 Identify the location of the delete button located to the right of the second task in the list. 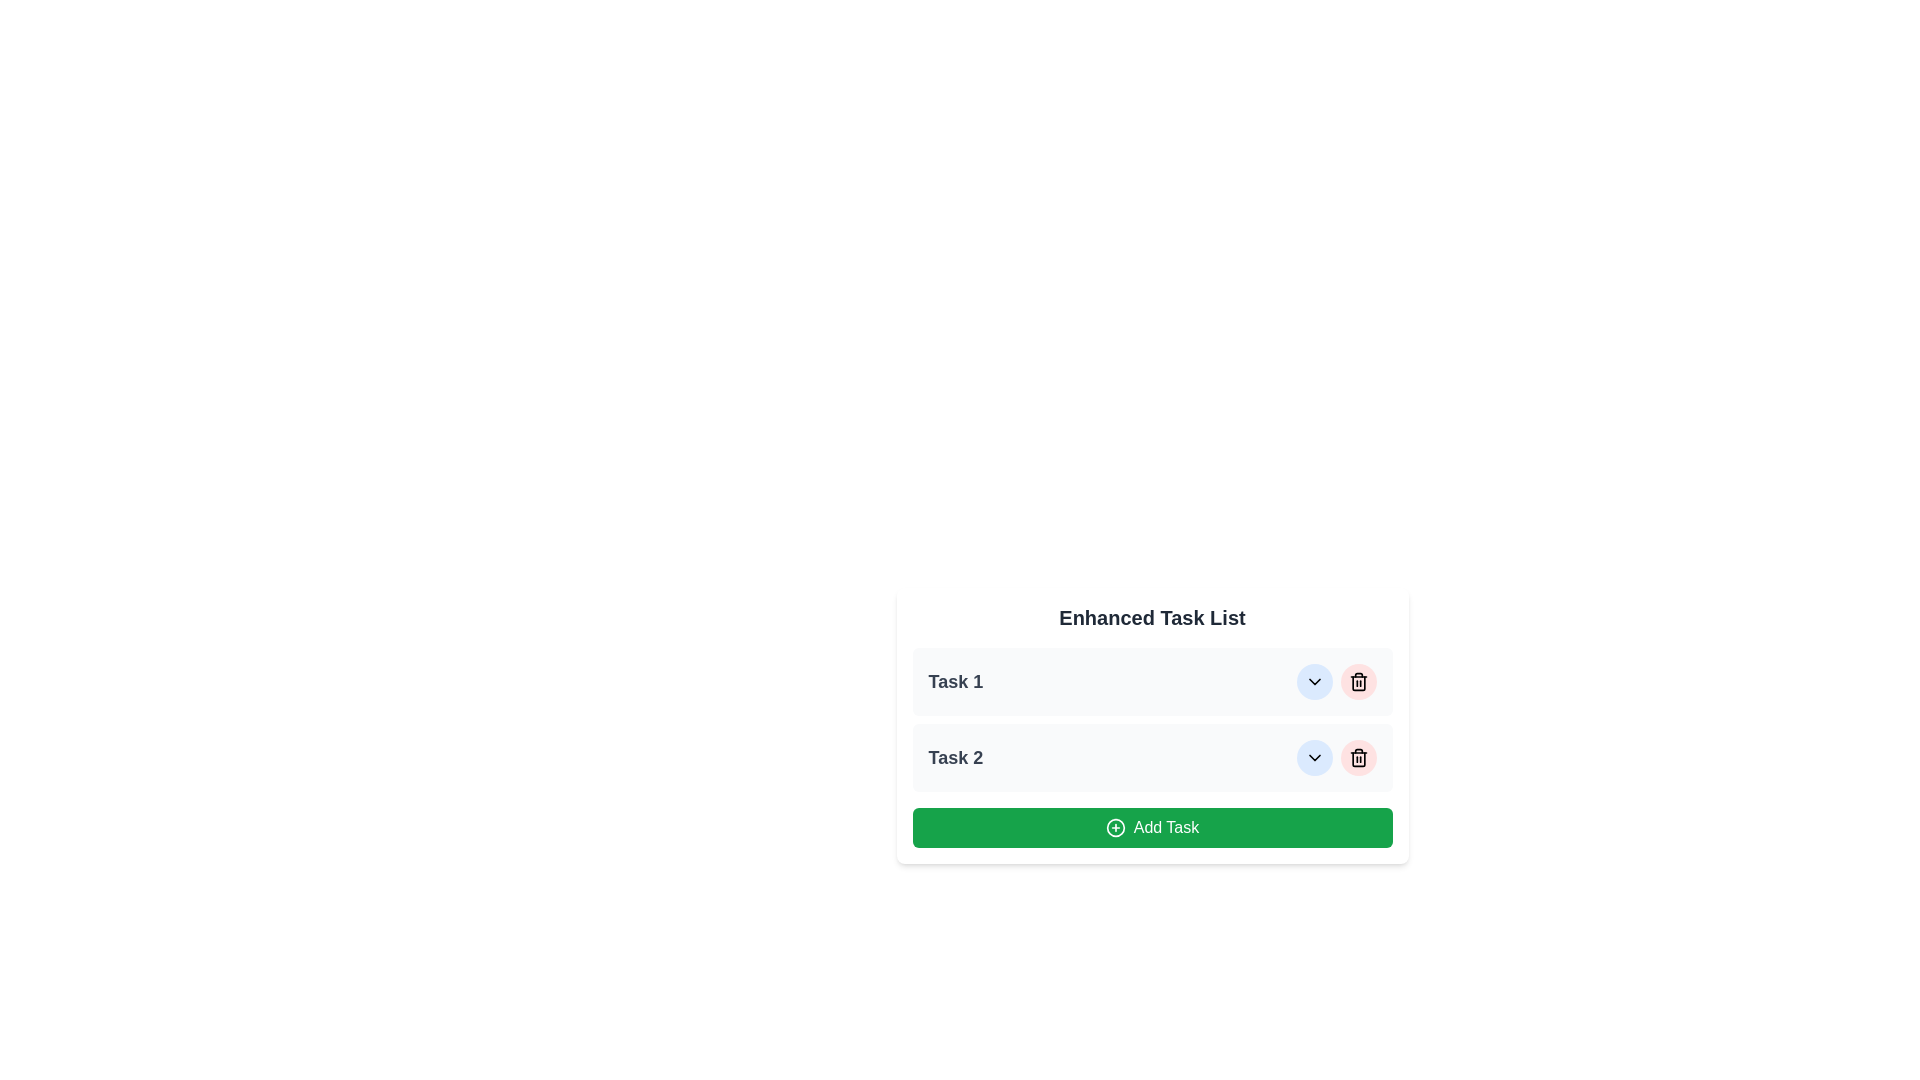
(1358, 758).